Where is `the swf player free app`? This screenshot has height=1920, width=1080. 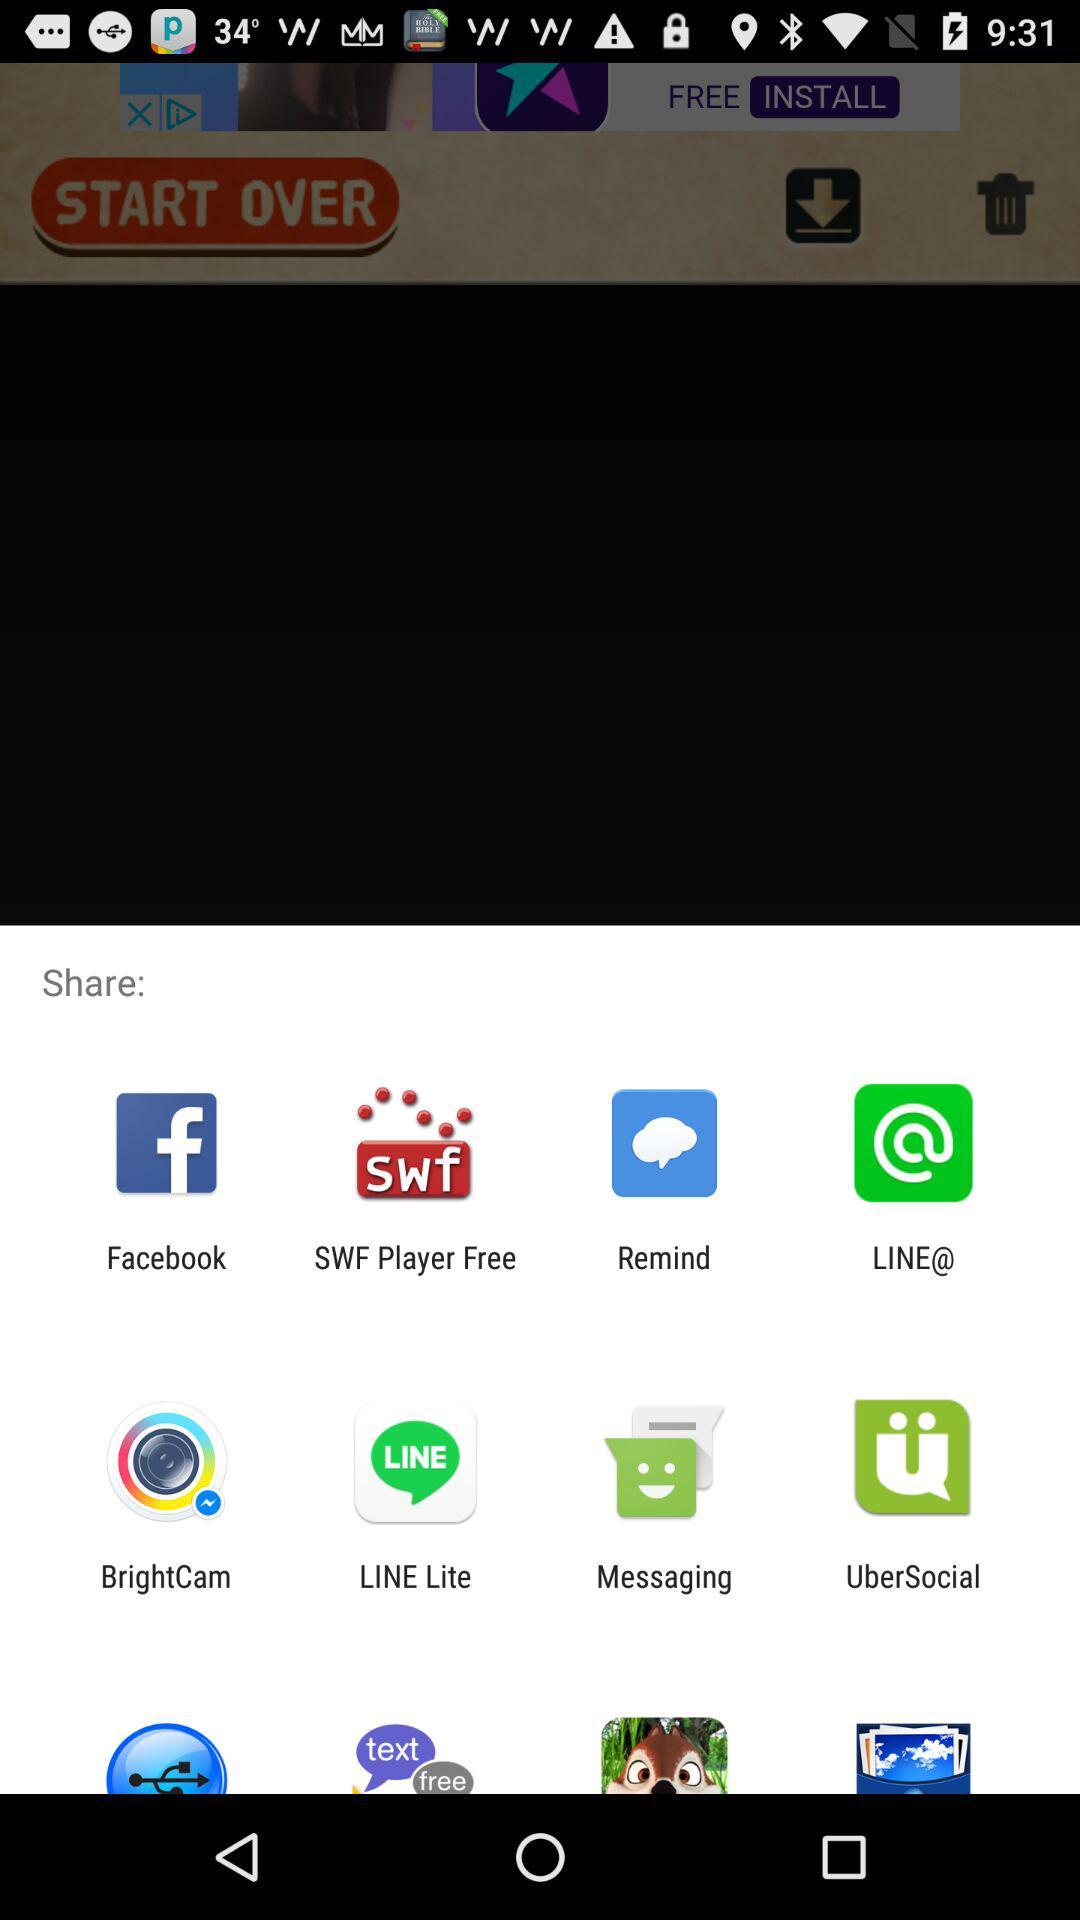 the swf player free app is located at coordinates (414, 1274).